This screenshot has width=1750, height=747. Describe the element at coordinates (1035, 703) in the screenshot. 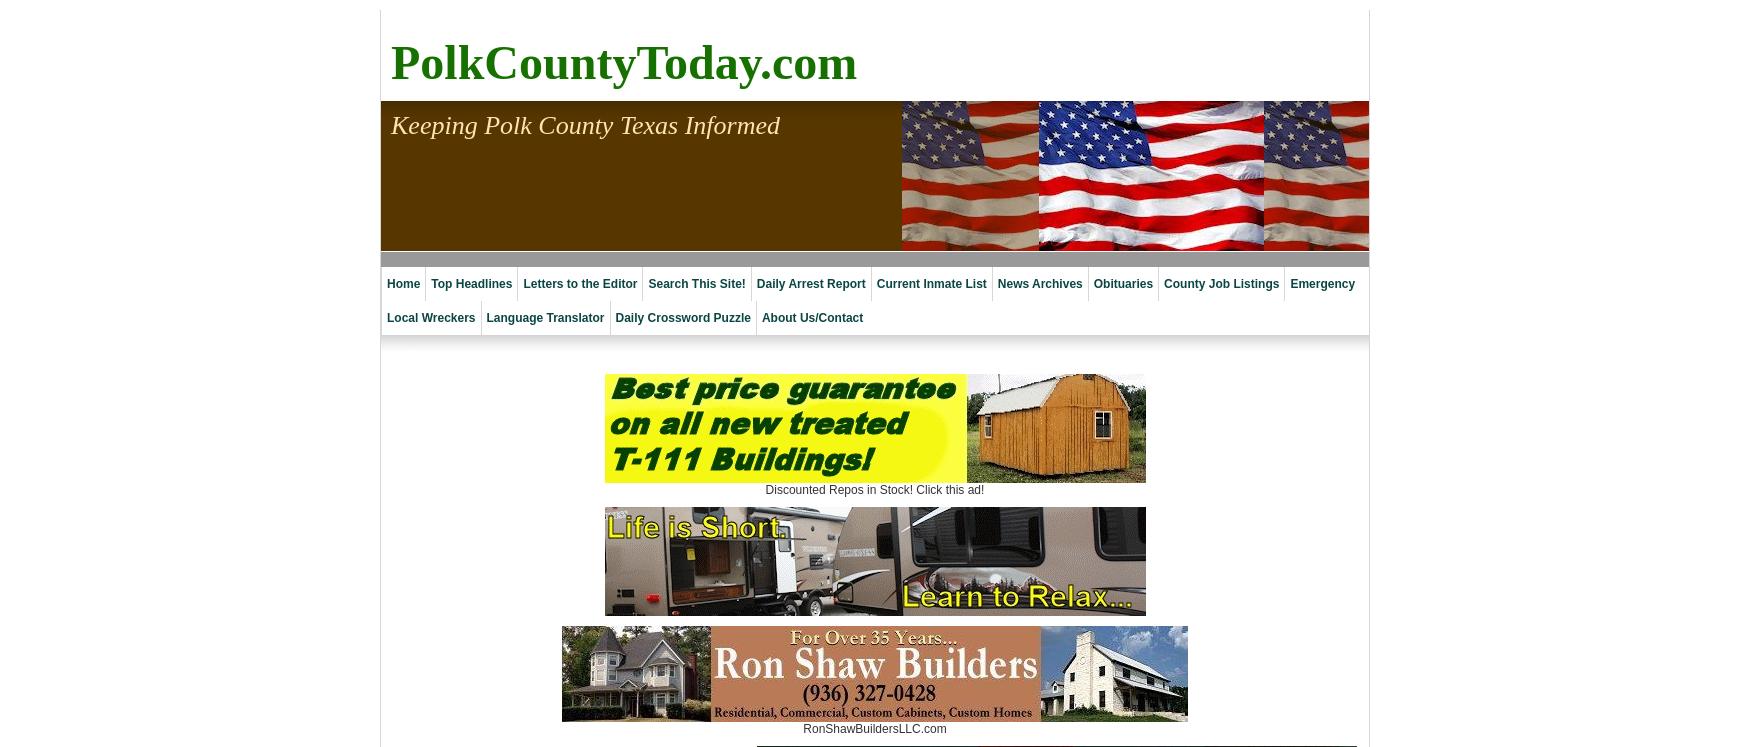

I see `'2019 Archives'` at that location.